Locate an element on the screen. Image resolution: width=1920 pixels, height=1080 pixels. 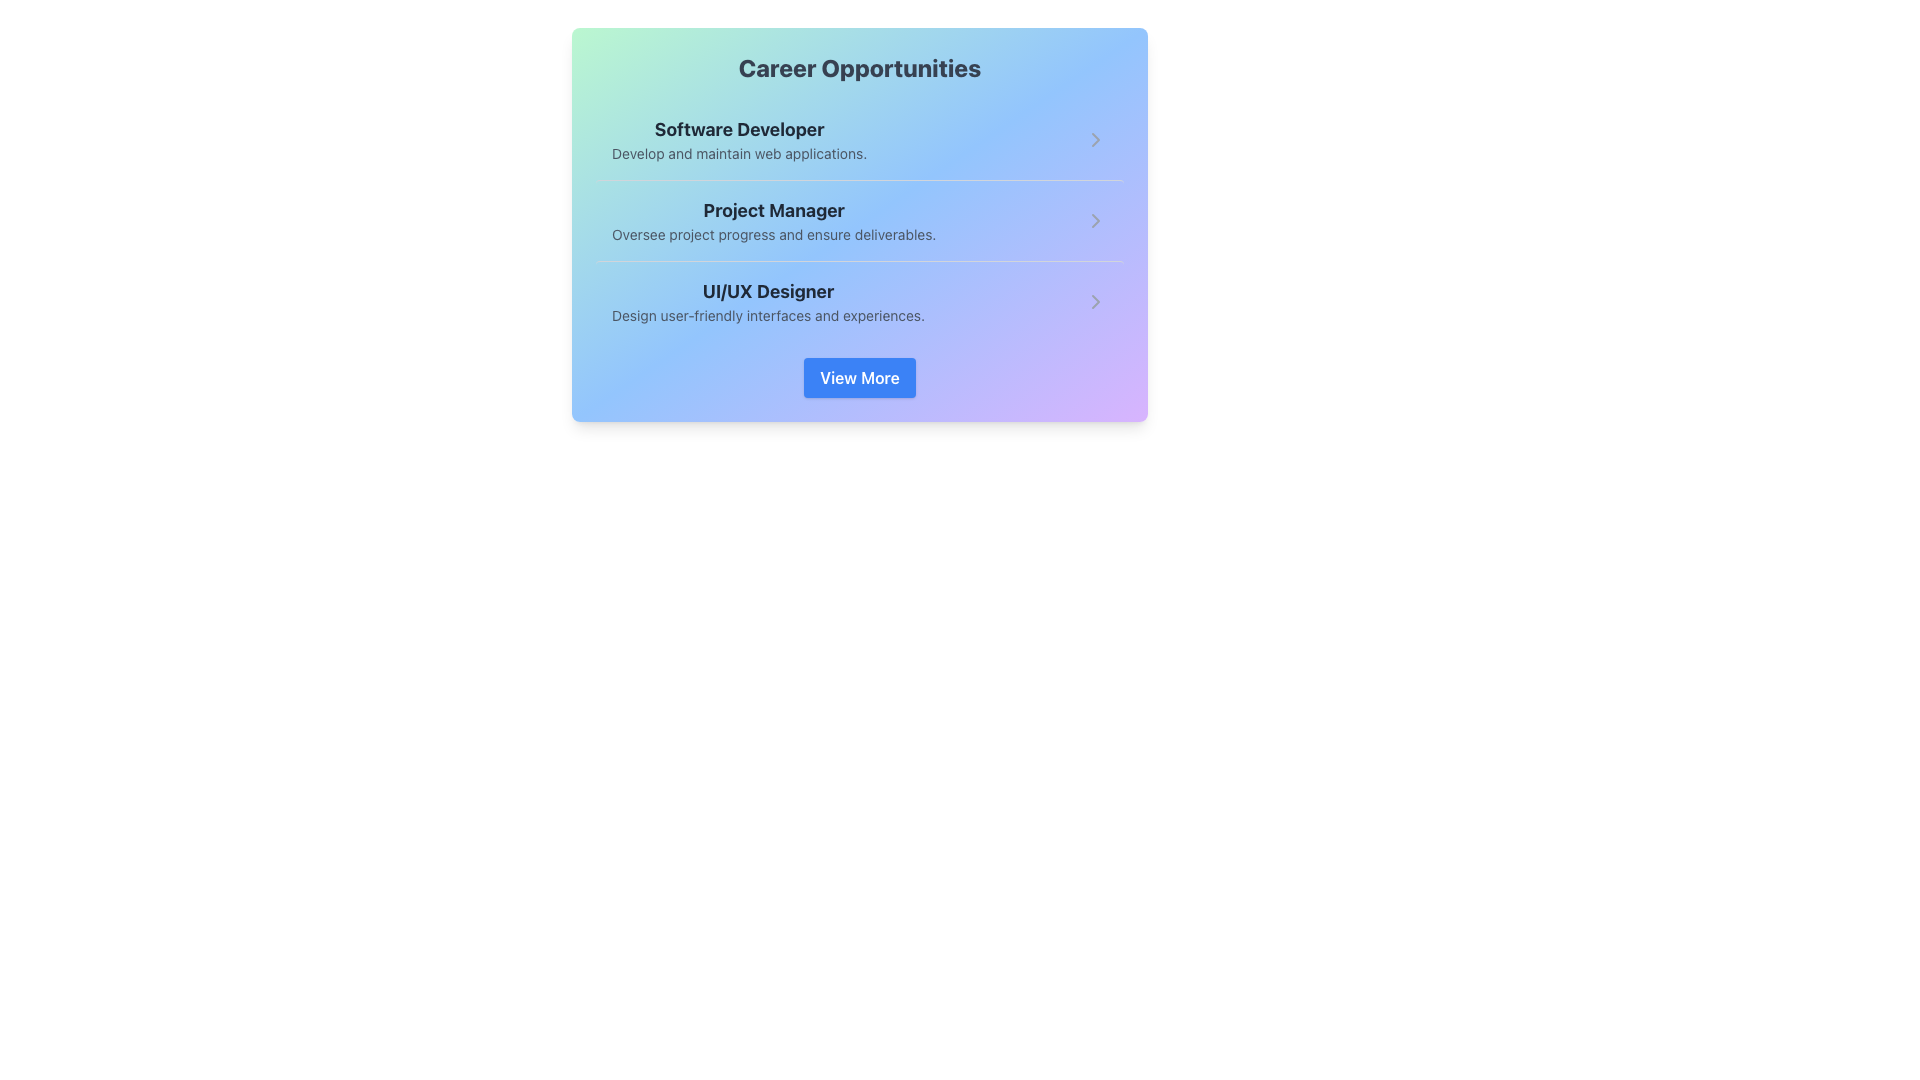
the second list item labeled 'Project Manager' is located at coordinates (859, 220).